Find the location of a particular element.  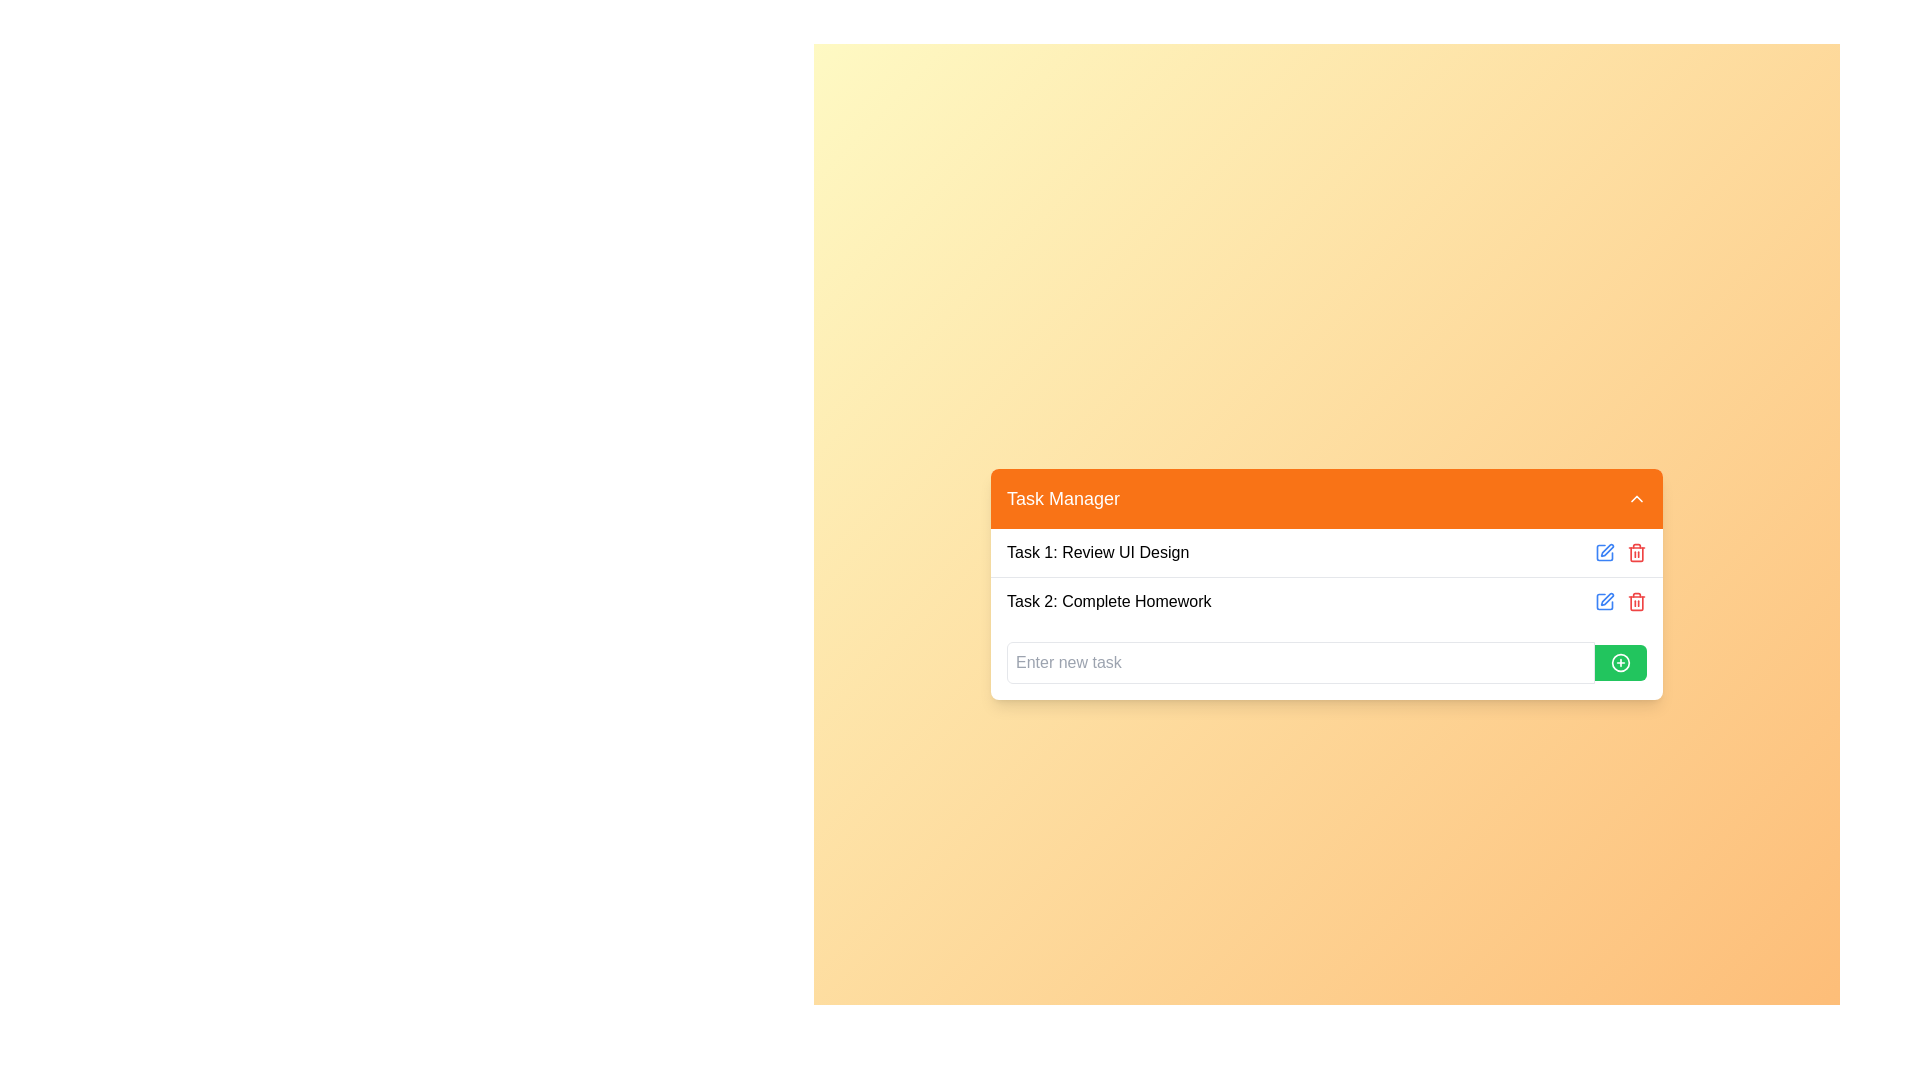

the static text element displaying 'Task 1: Review UI Design', which is prominently placed in the first task item slot of the task manager interface is located at coordinates (1097, 552).